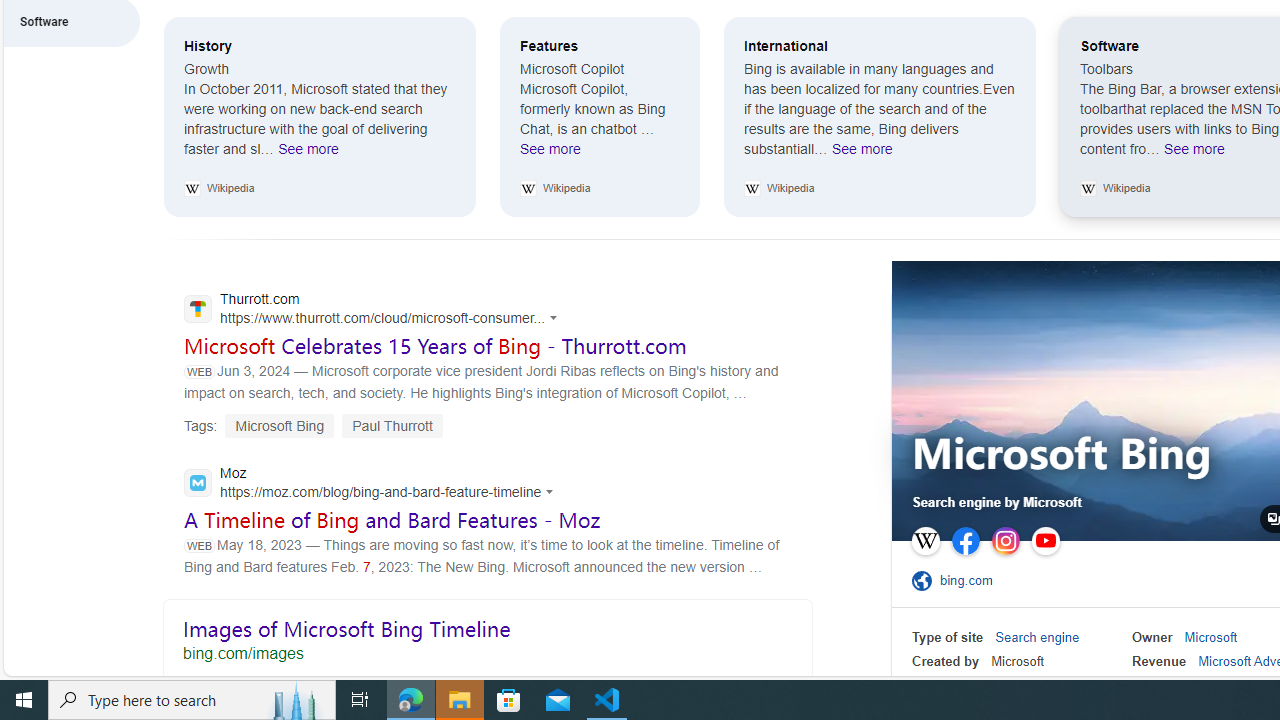  What do you see at coordinates (434, 344) in the screenshot?
I see `'Microsoft Celebrates 15 Years of Bing - Thurrott.com'` at bounding box center [434, 344].